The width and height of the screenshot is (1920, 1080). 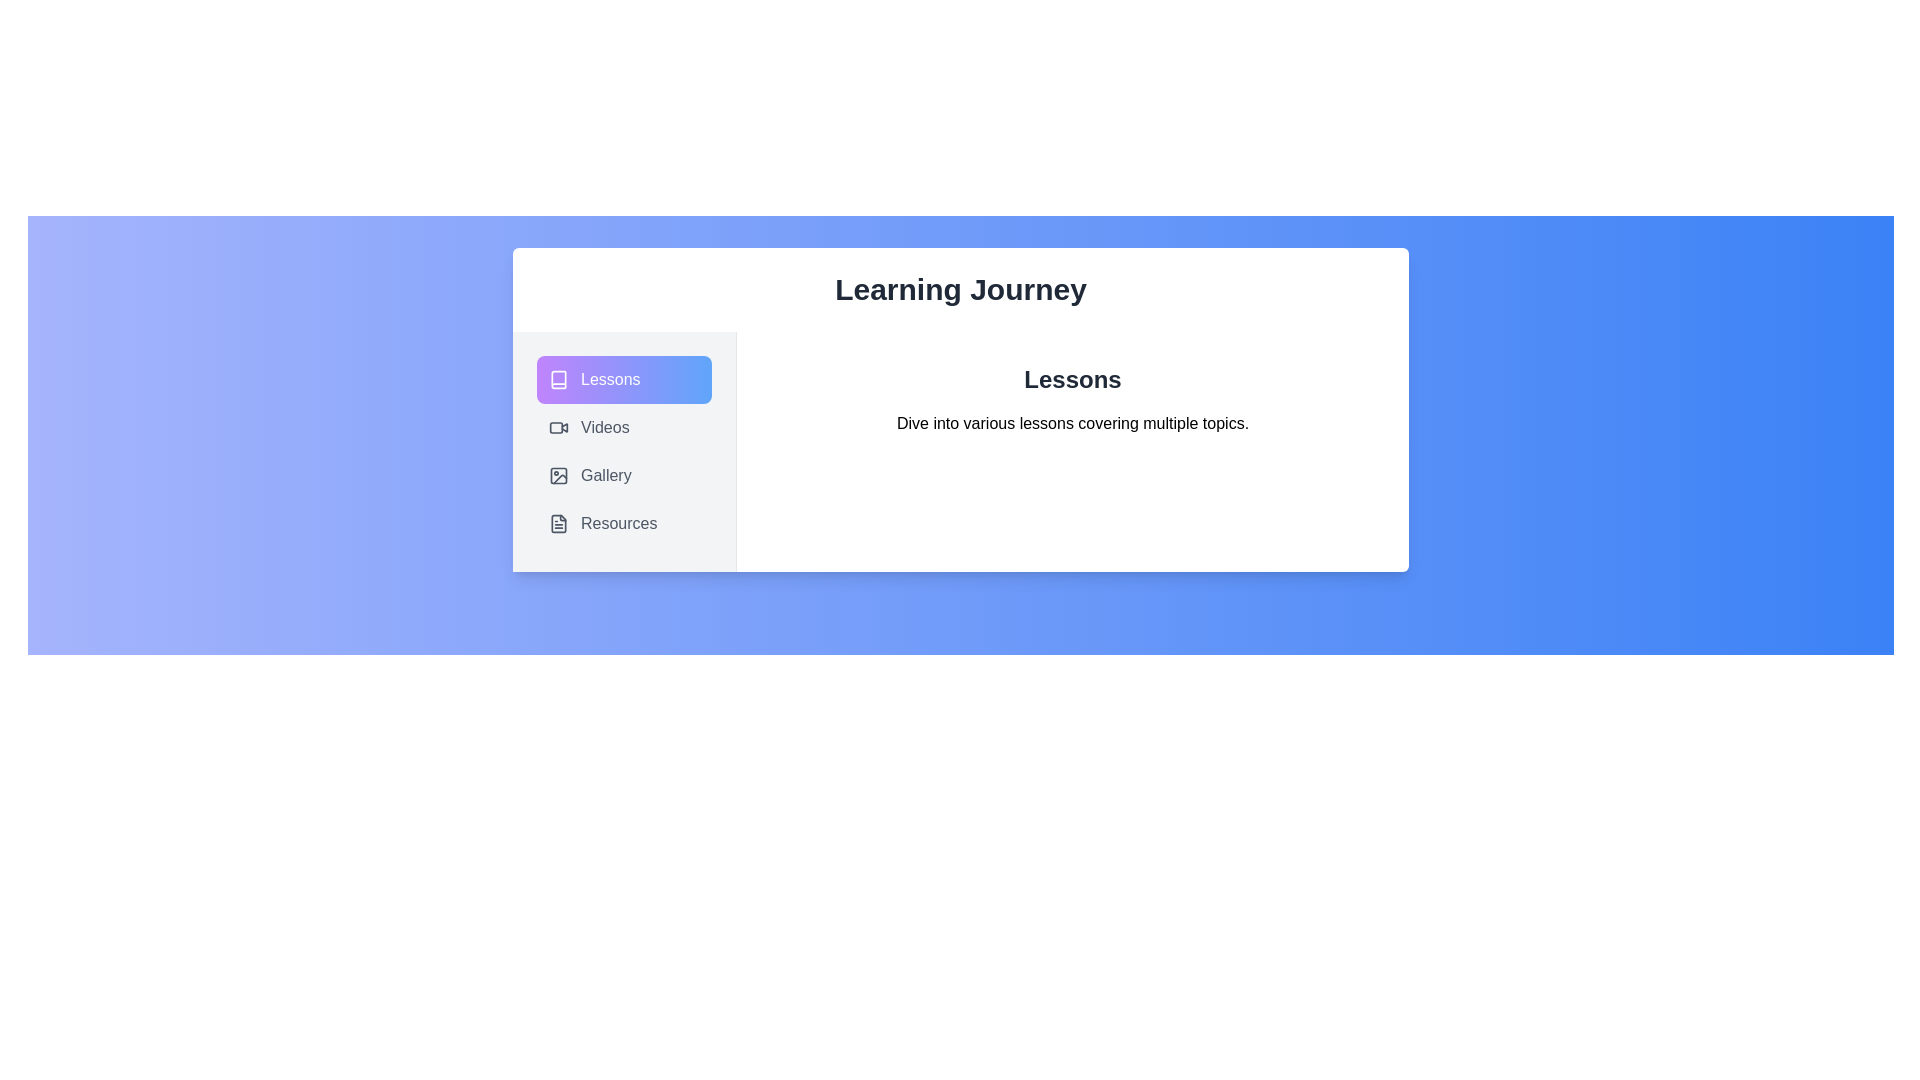 I want to click on the tab labeled Videos to activate it, so click(x=623, y=427).